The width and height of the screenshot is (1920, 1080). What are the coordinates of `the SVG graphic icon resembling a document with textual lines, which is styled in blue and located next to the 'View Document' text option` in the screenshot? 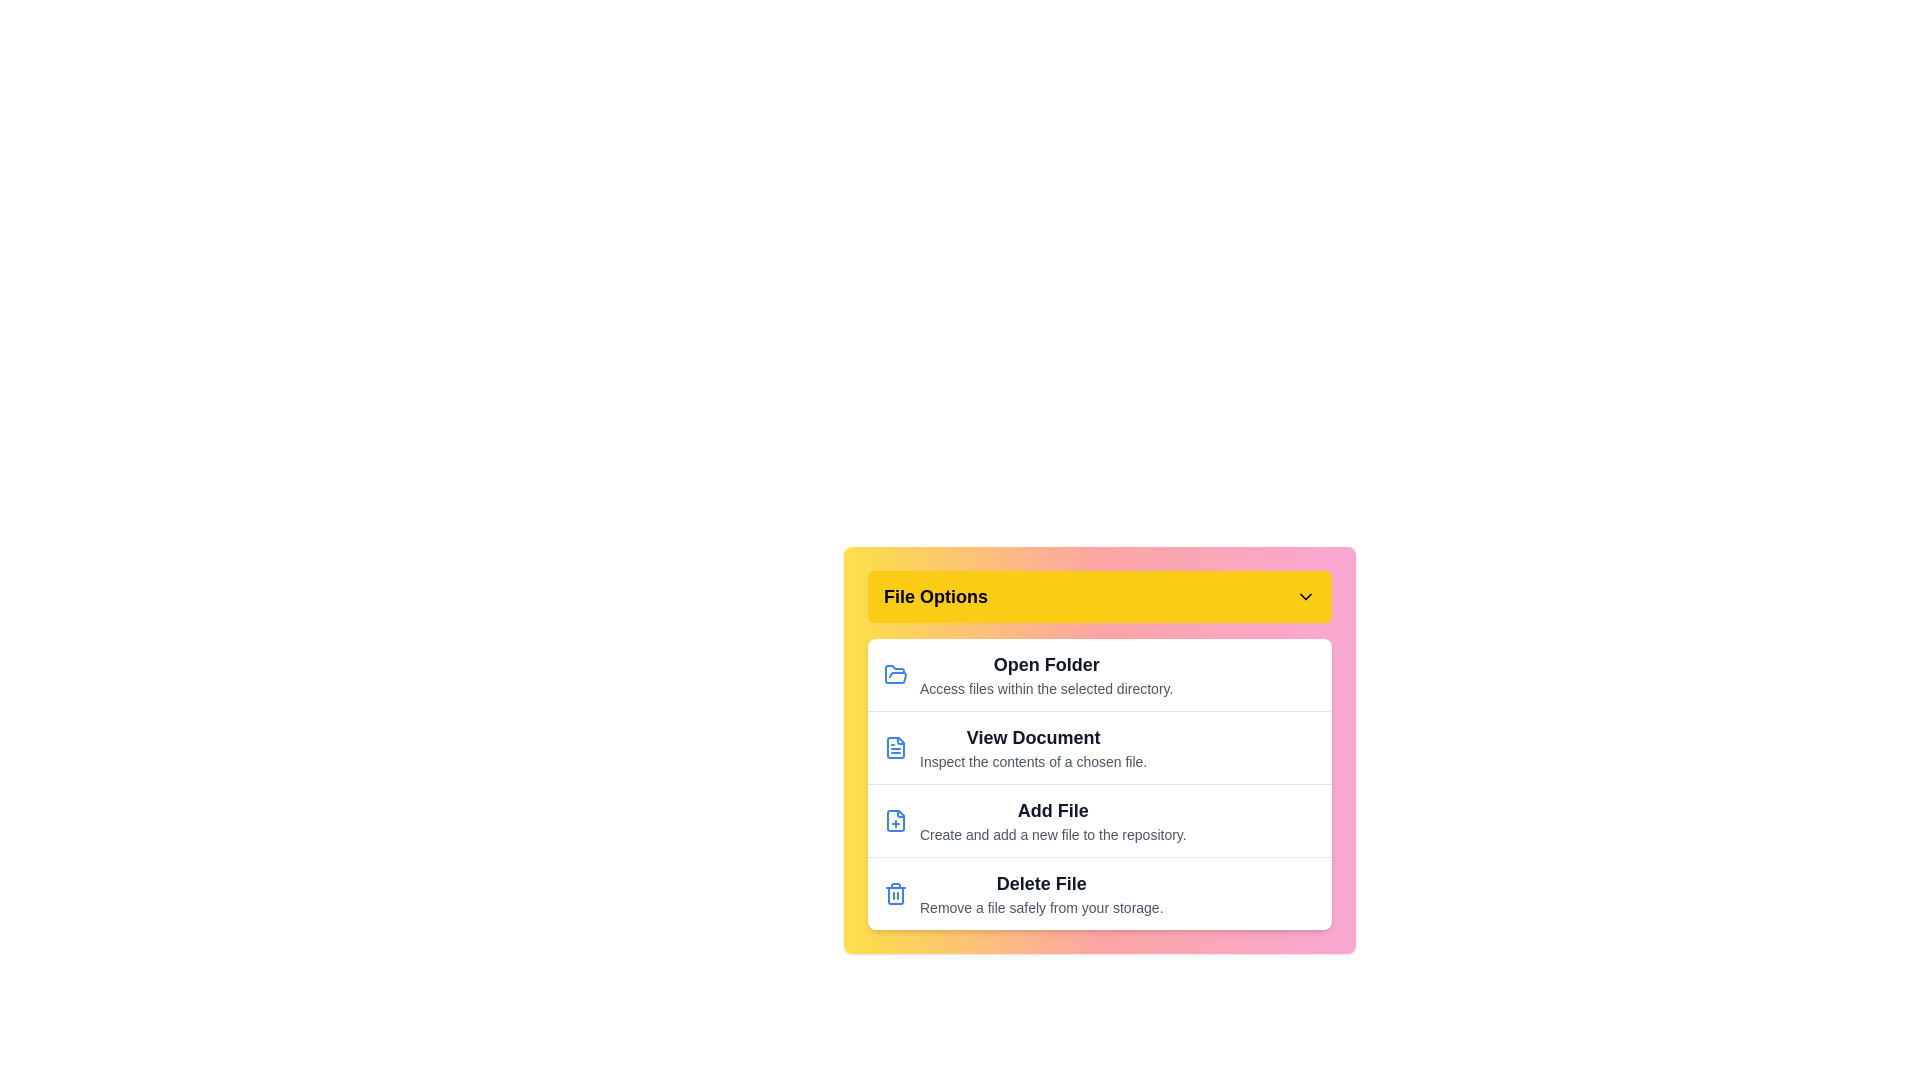 It's located at (895, 748).